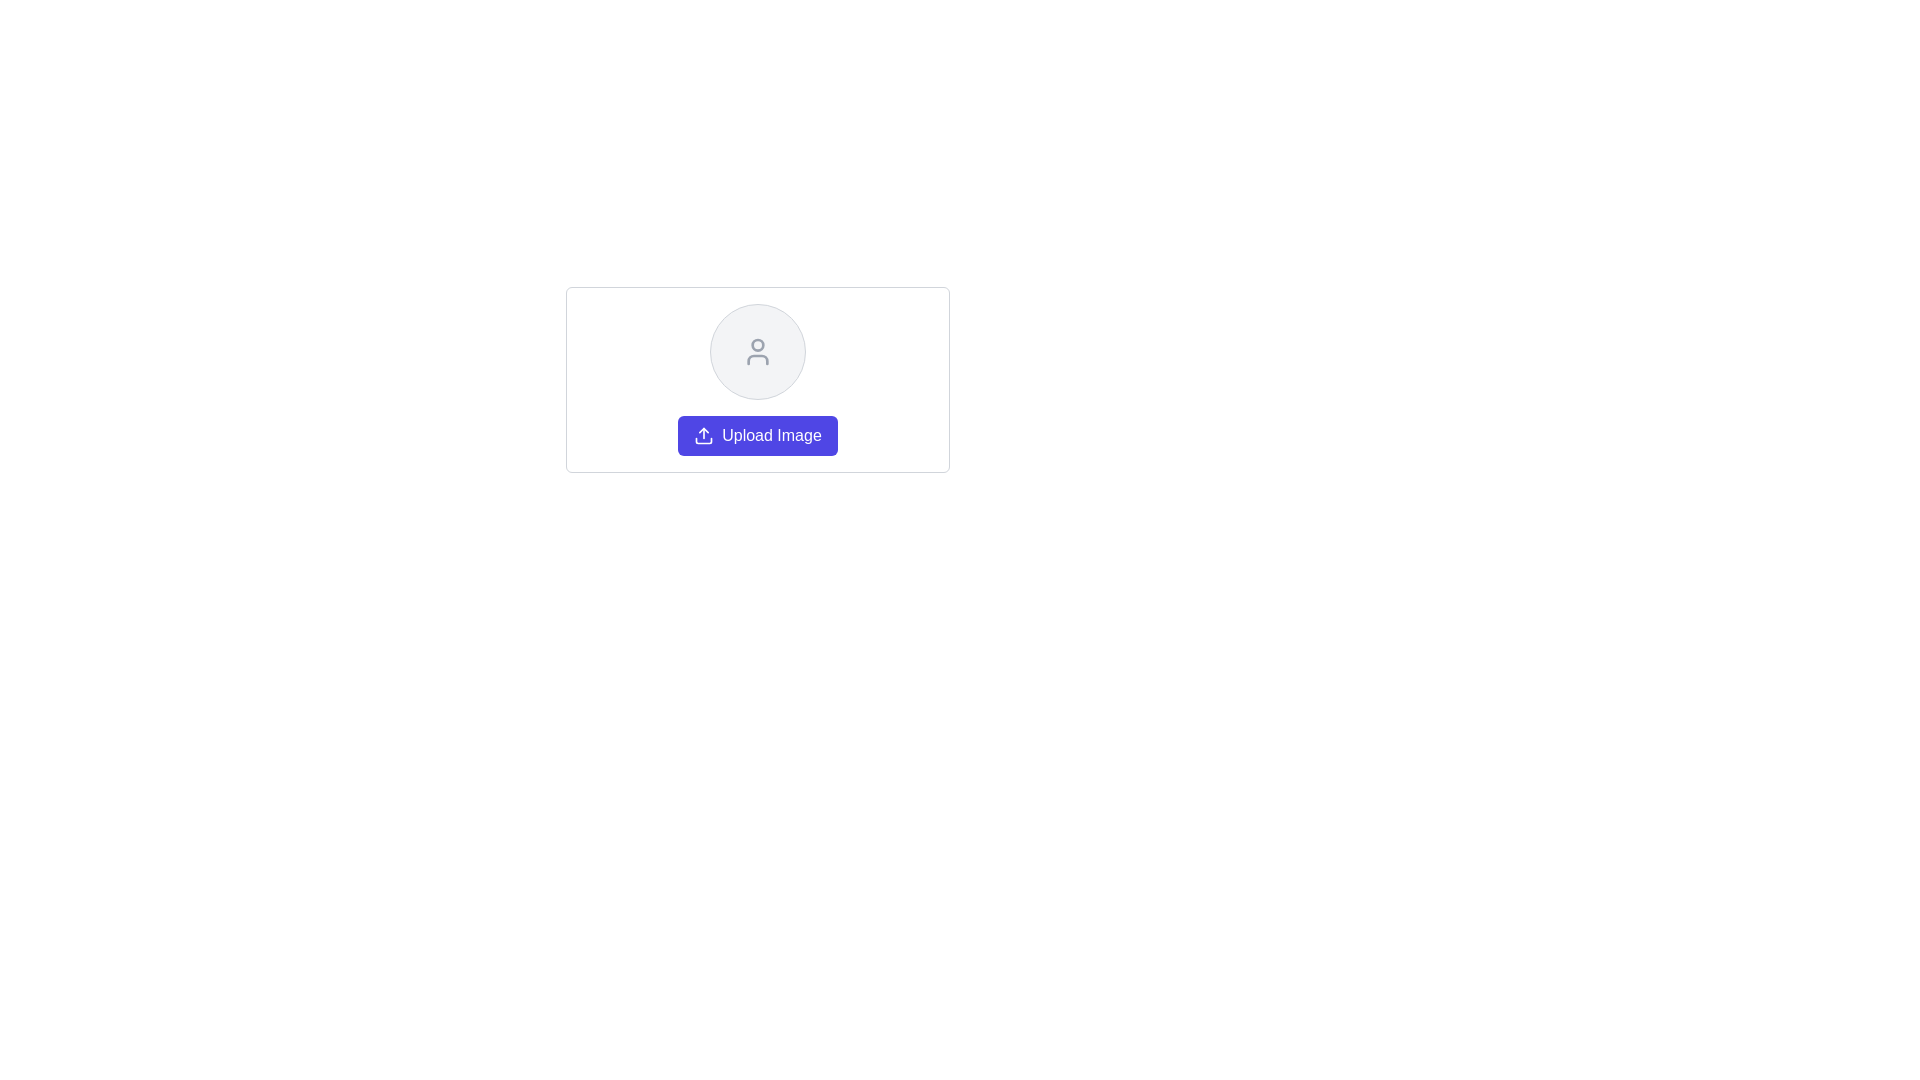  What do you see at coordinates (757, 350) in the screenshot?
I see `the user profile icon, which is centrally located within a circular area with a gray border, above the 'Upload Image' button` at bounding box center [757, 350].